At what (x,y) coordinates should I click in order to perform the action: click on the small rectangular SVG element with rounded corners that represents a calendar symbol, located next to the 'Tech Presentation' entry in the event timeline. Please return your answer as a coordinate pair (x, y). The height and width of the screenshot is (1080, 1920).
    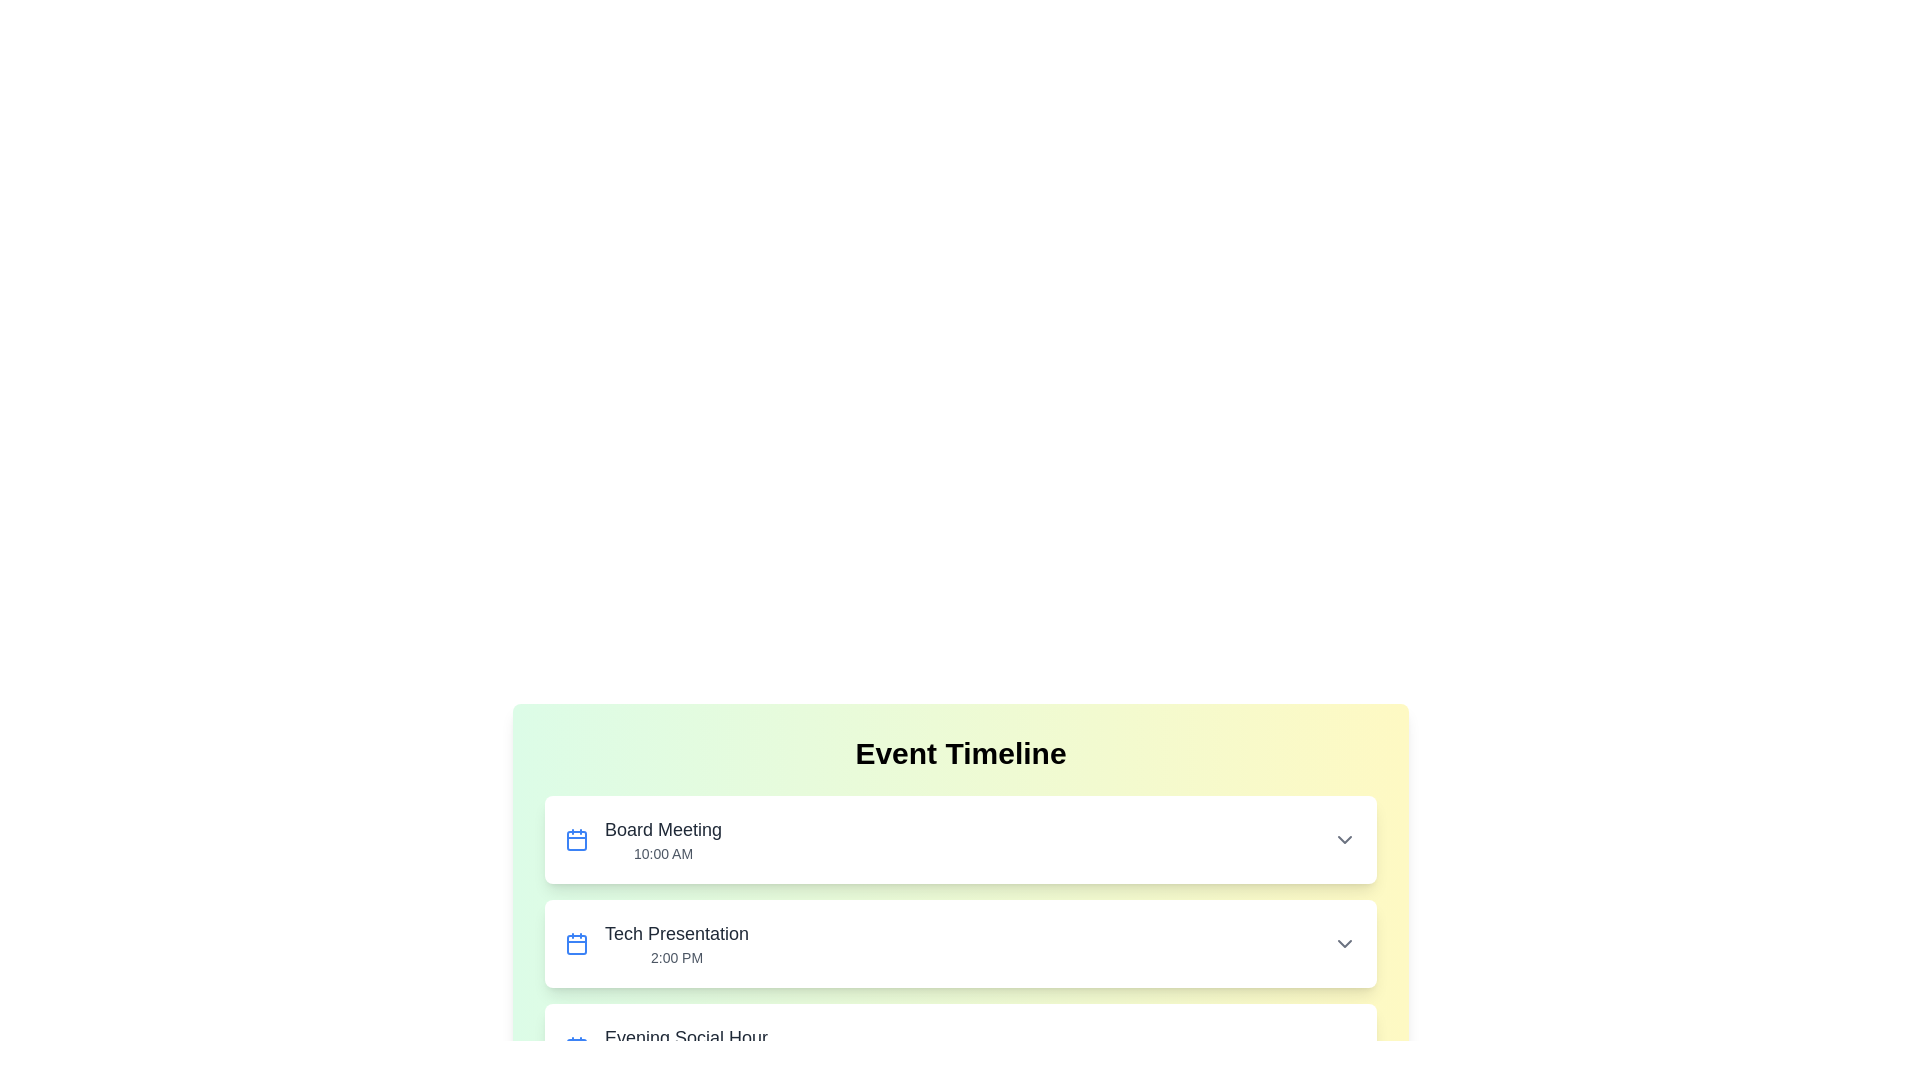
    Looking at the image, I should click on (575, 945).